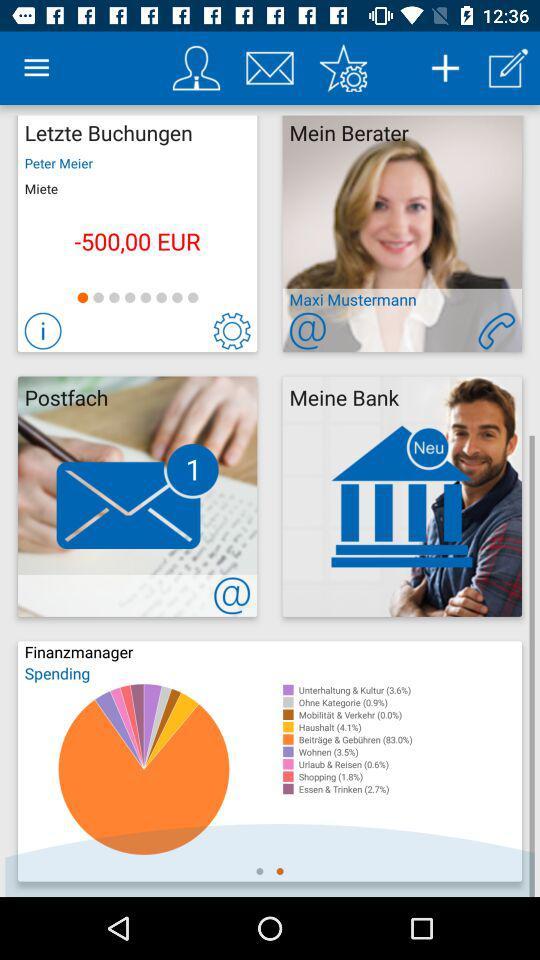  I want to click on your profile, so click(196, 68).